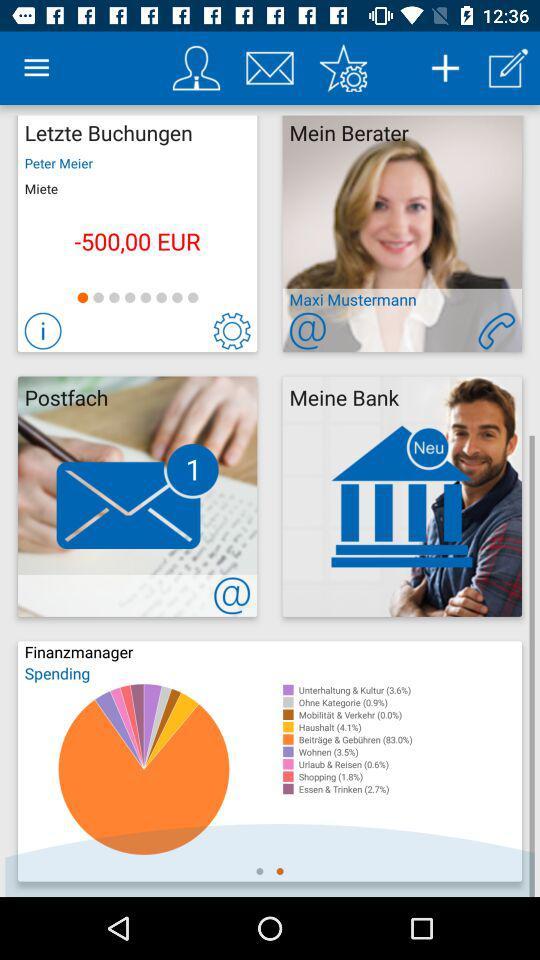  I want to click on your profile, so click(196, 68).